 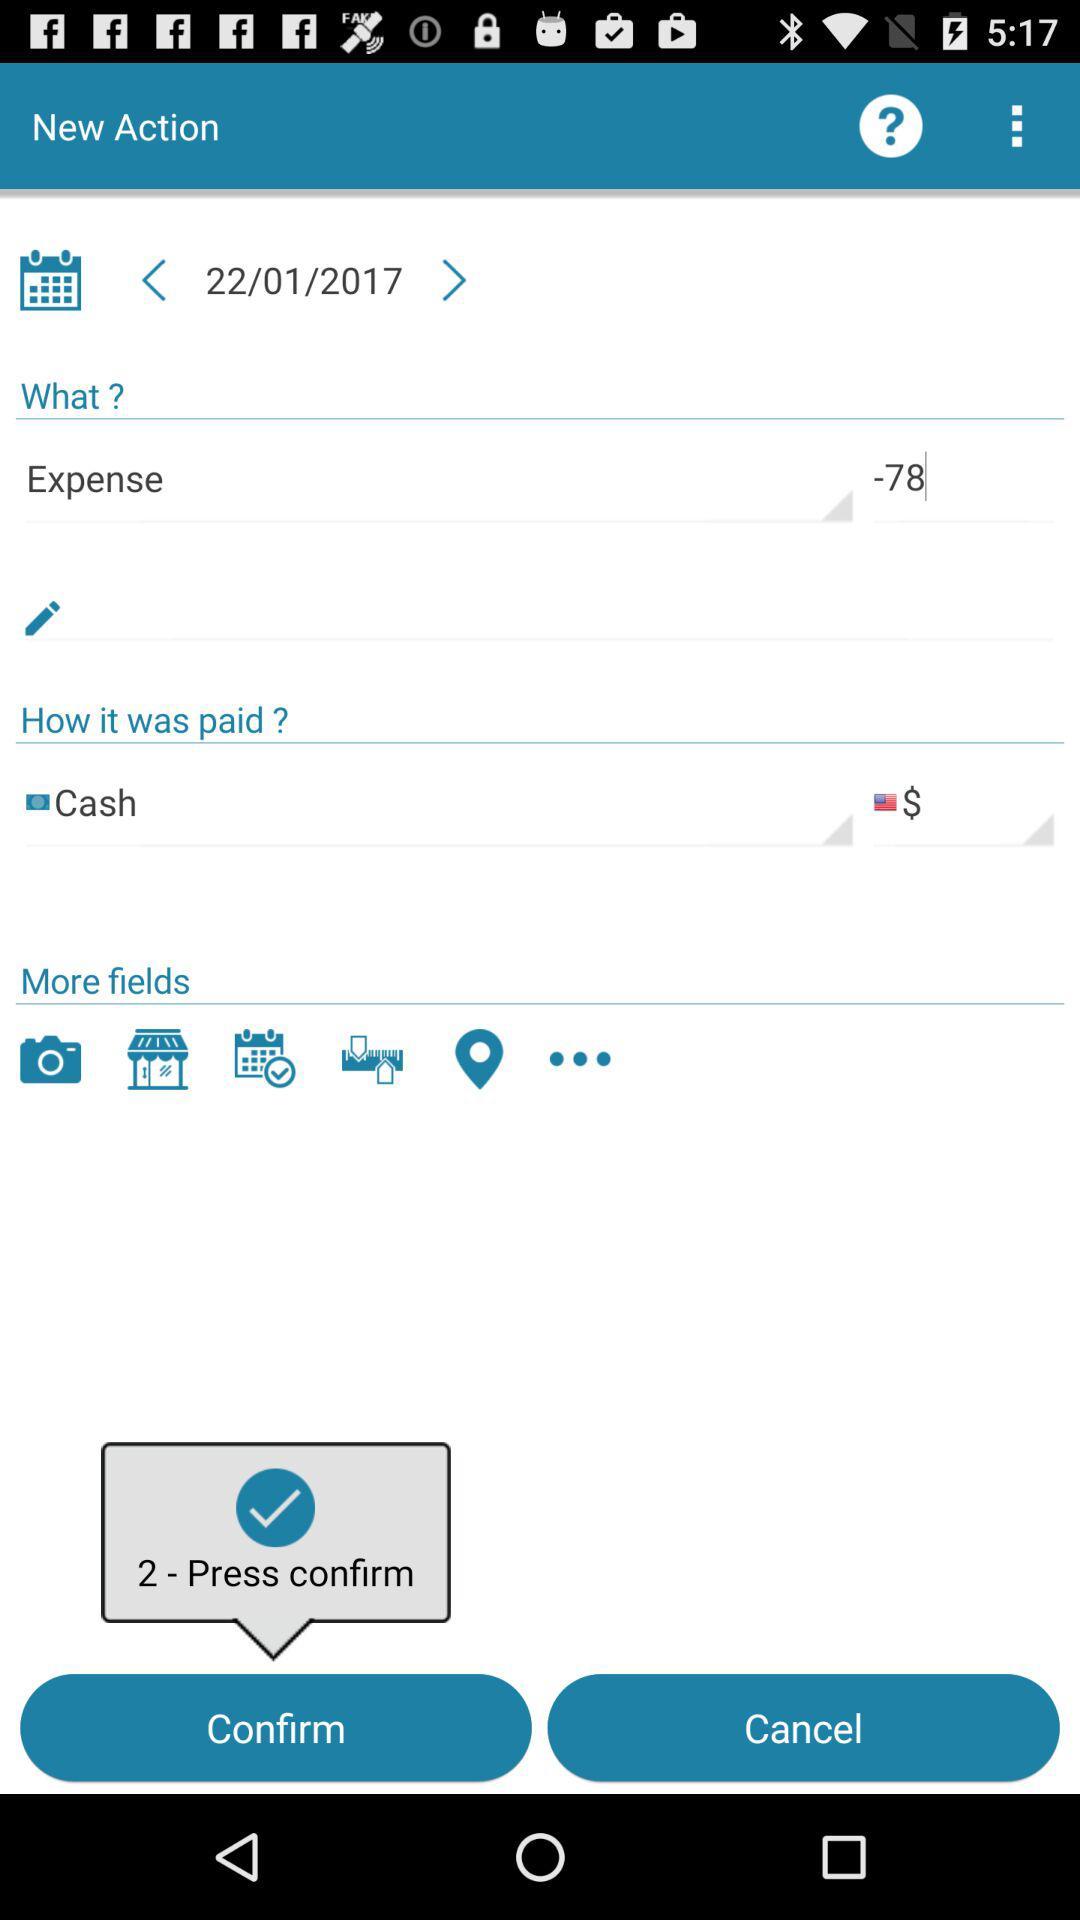 I want to click on edit text, so click(x=540, y=594).